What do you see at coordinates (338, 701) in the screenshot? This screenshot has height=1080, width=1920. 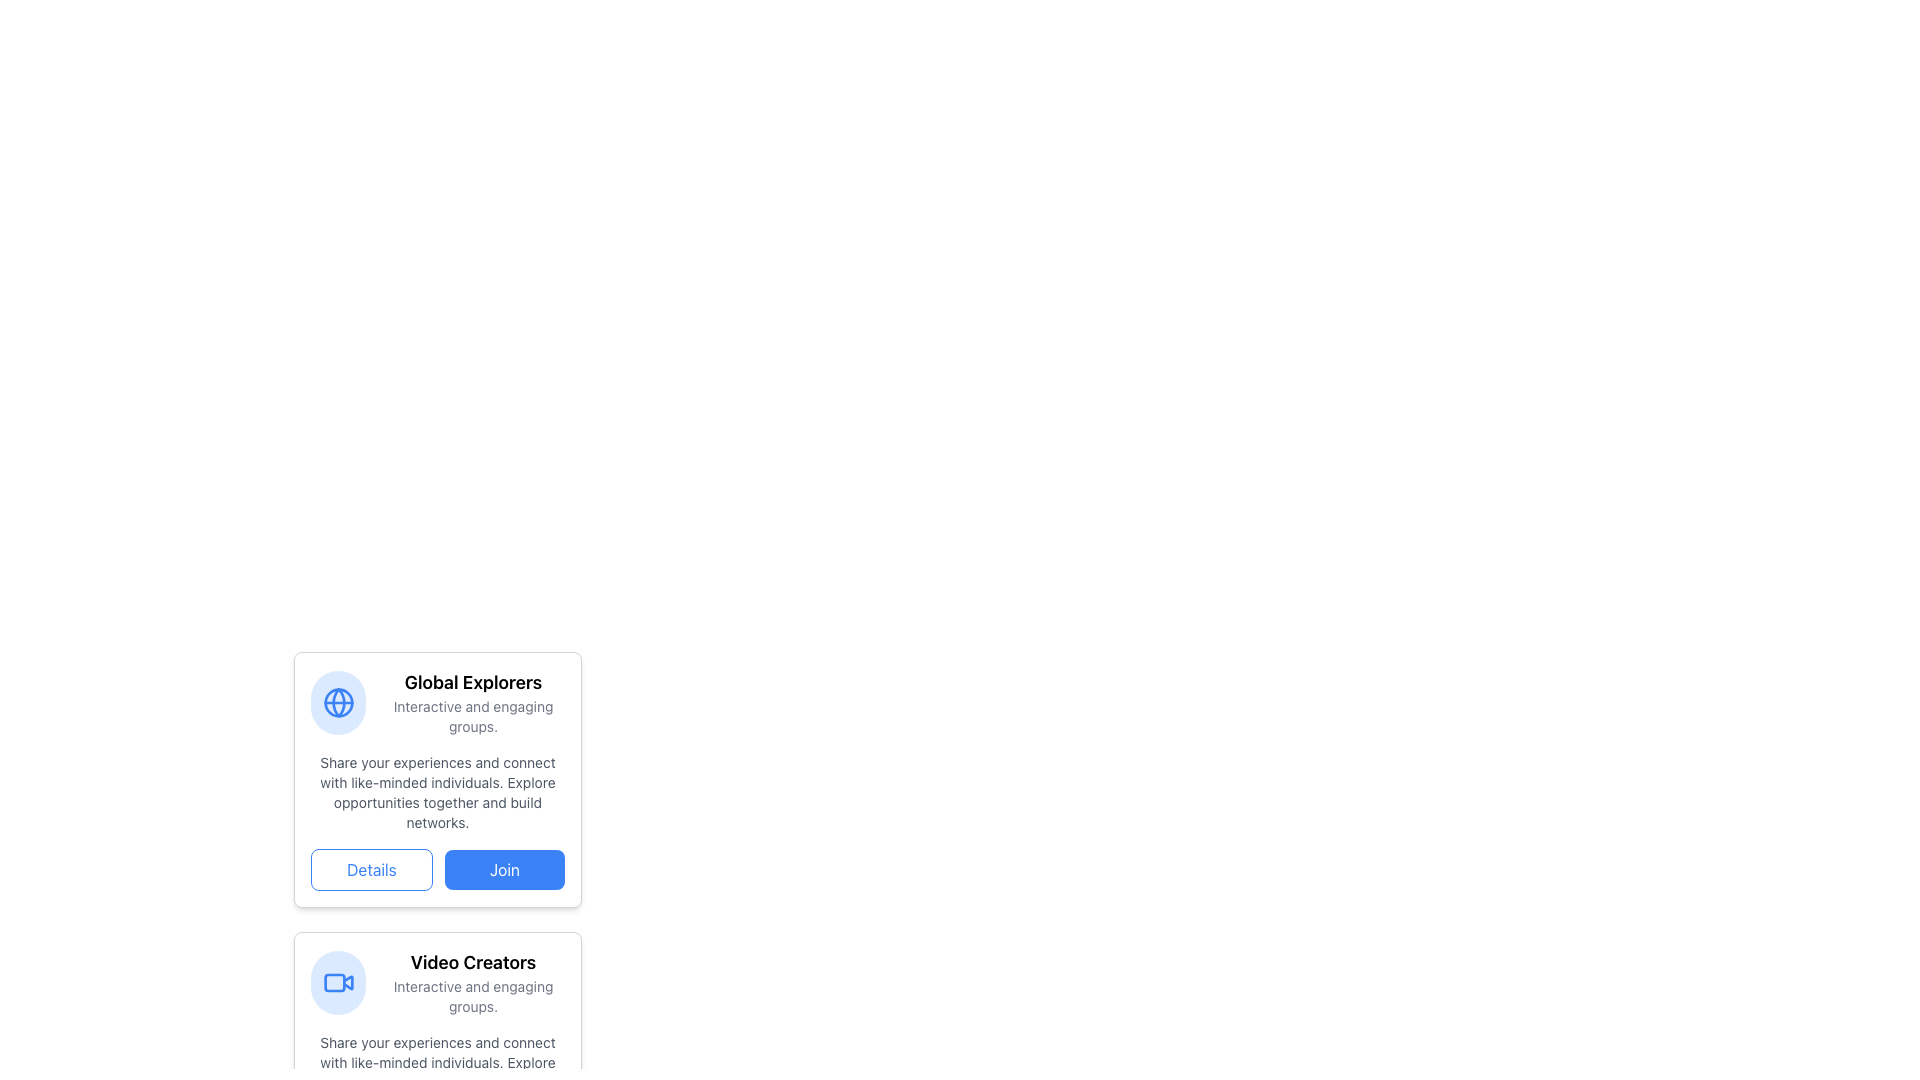 I see `the circular globe icon with a blue outline, located above the title 'Global Explorers' within the card component` at bounding box center [338, 701].